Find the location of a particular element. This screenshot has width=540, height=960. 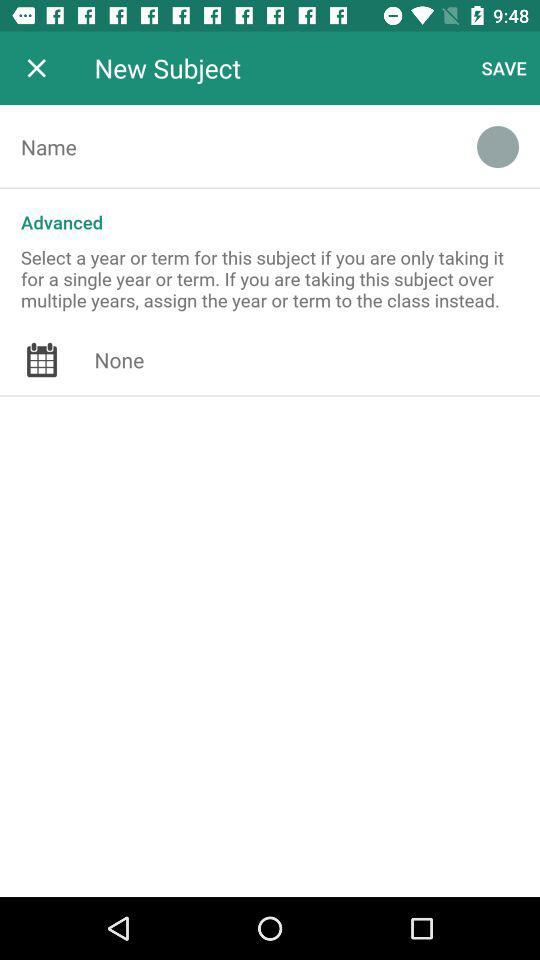

the save item is located at coordinates (503, 68).